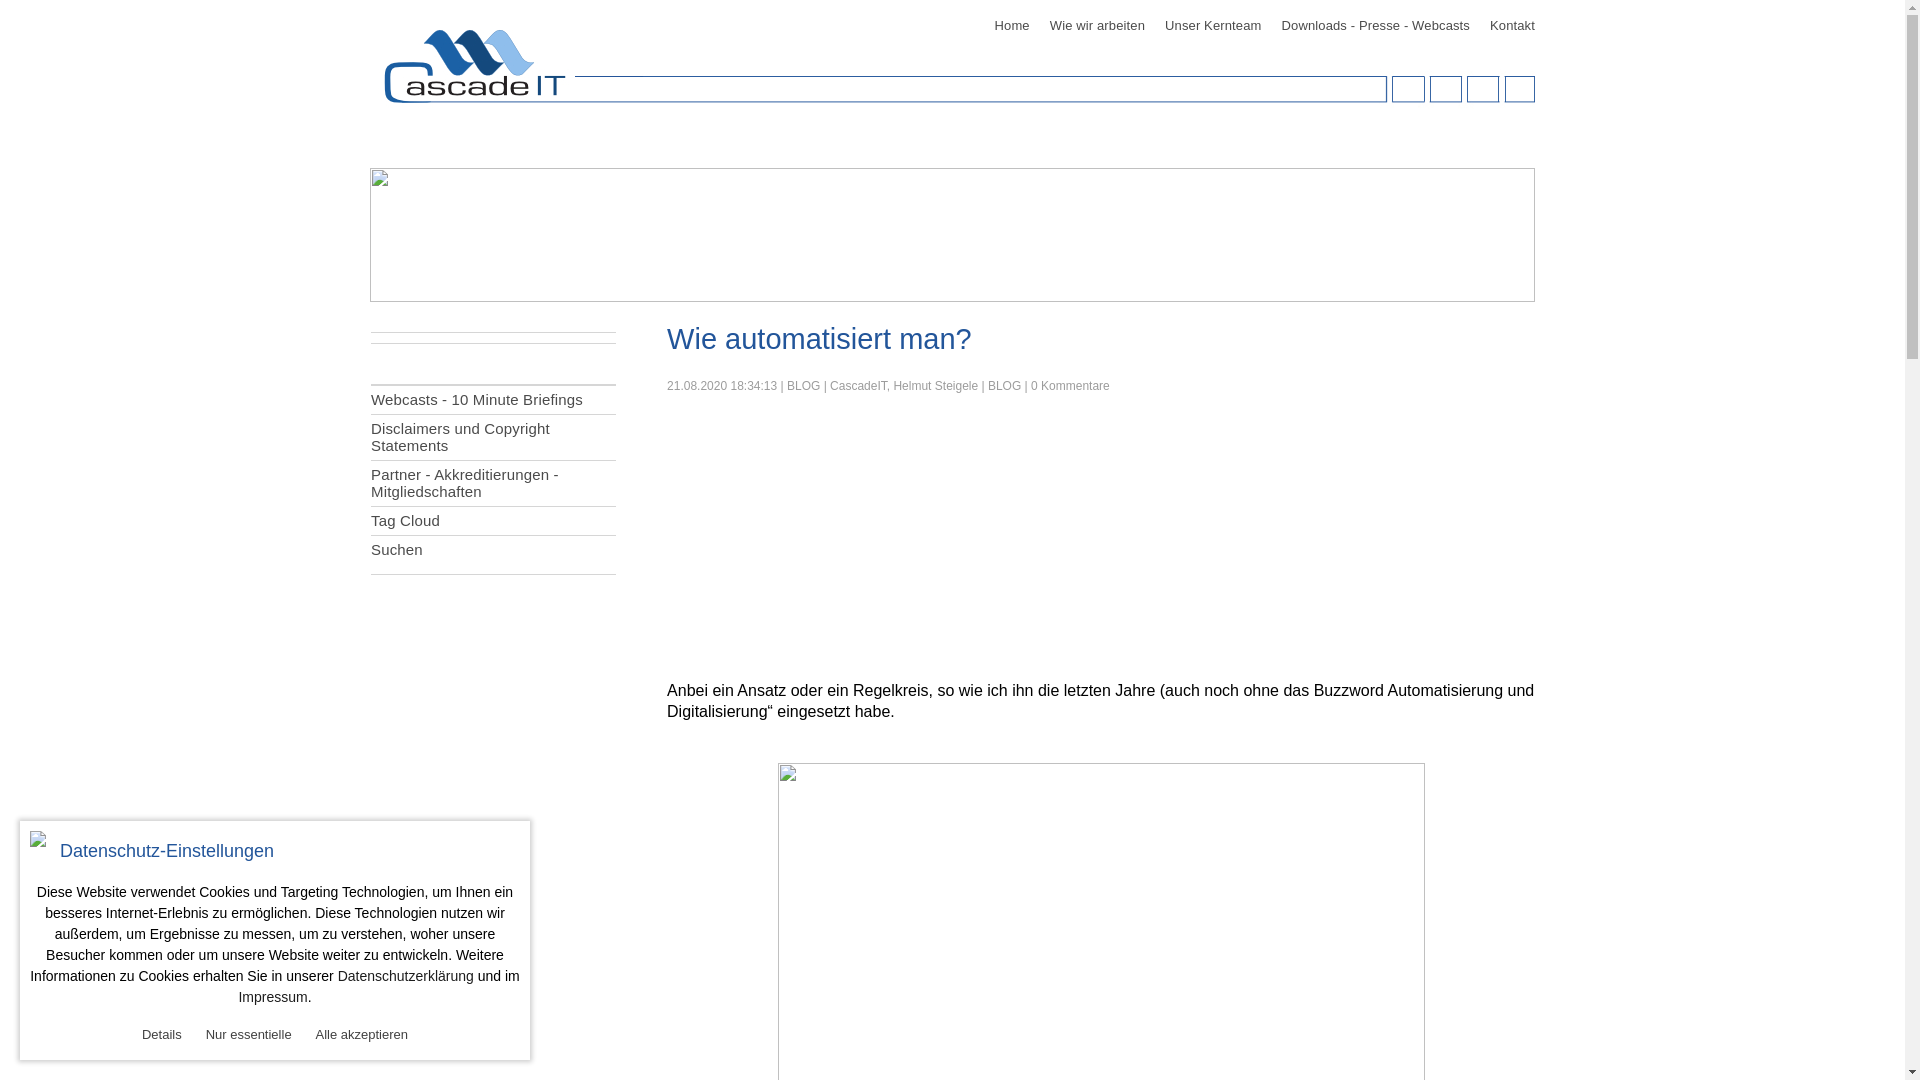 The image size is (1920, 1080). Describe the element at coordinates (271, 996) in the screenshot. I see `'Impressum'` at that location.